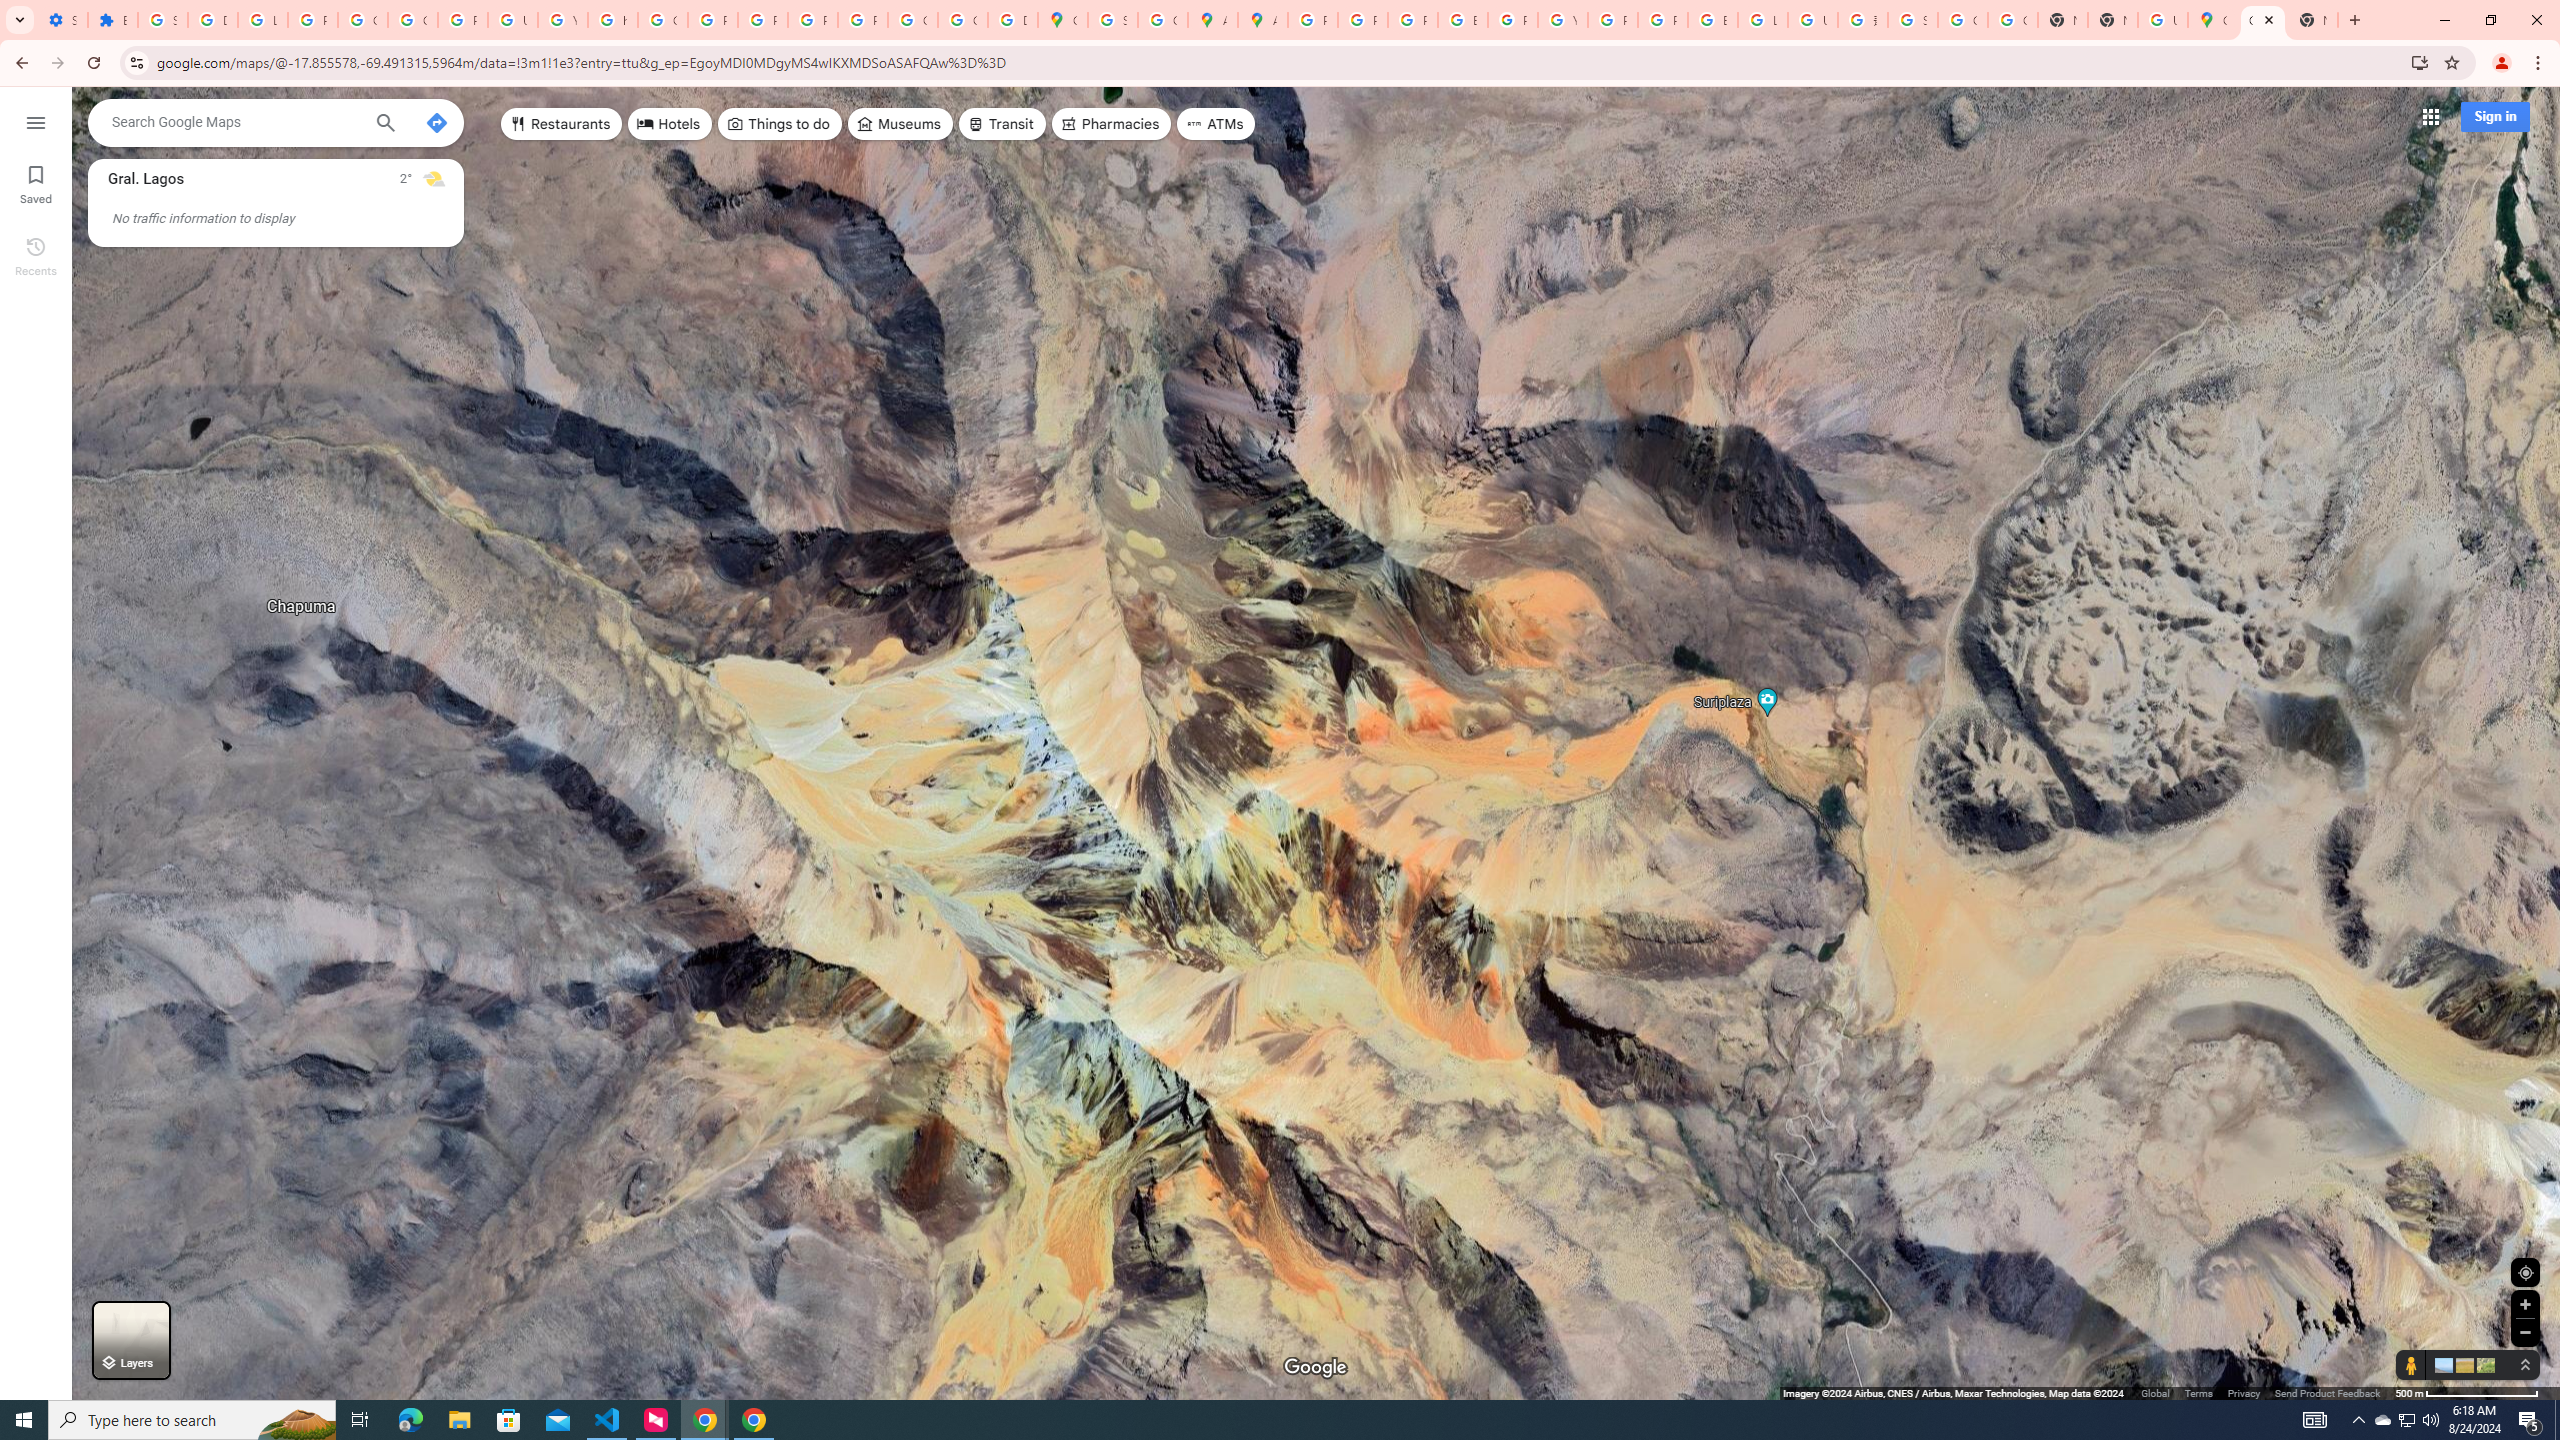 This screenshot has height=1440, width=2560. I want to click on 'Settings - On startup', so click(61, 19).